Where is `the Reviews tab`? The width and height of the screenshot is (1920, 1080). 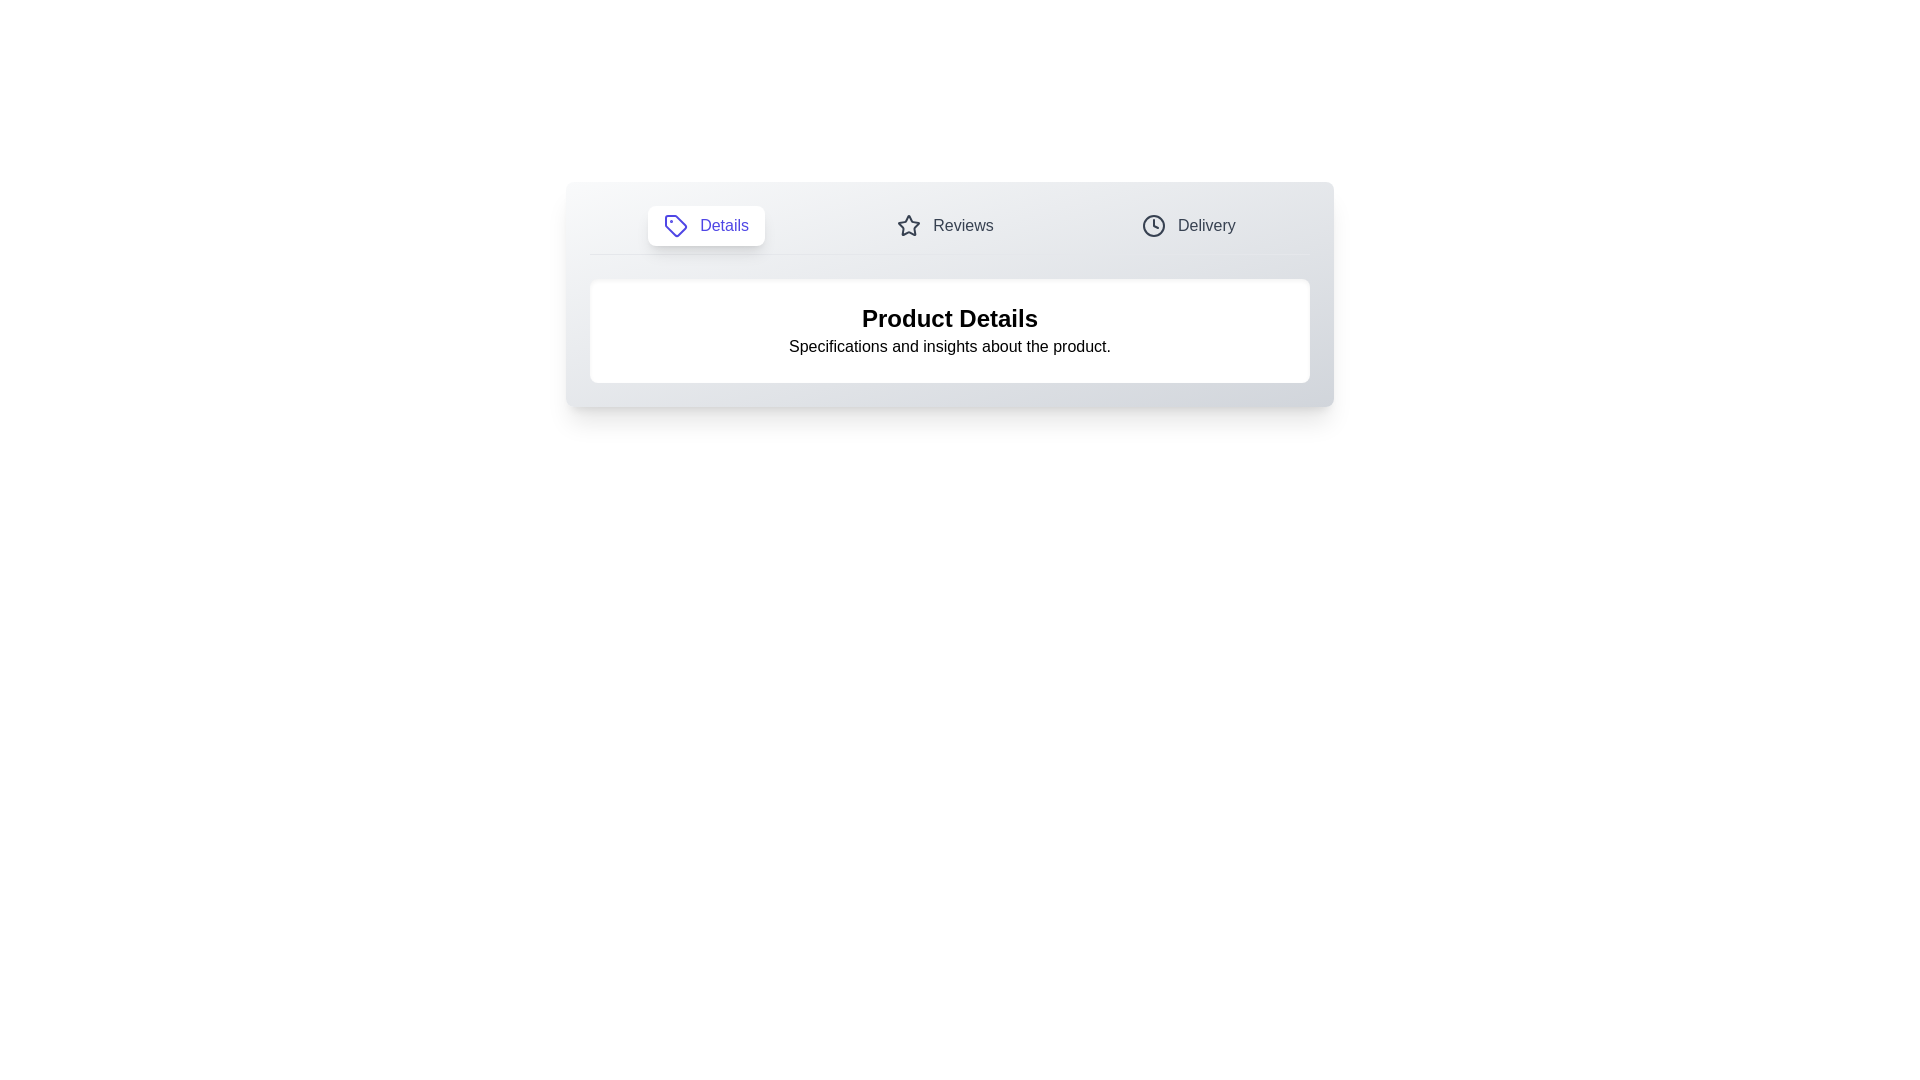 the Reviews tab is located at coordinates (944, 225).